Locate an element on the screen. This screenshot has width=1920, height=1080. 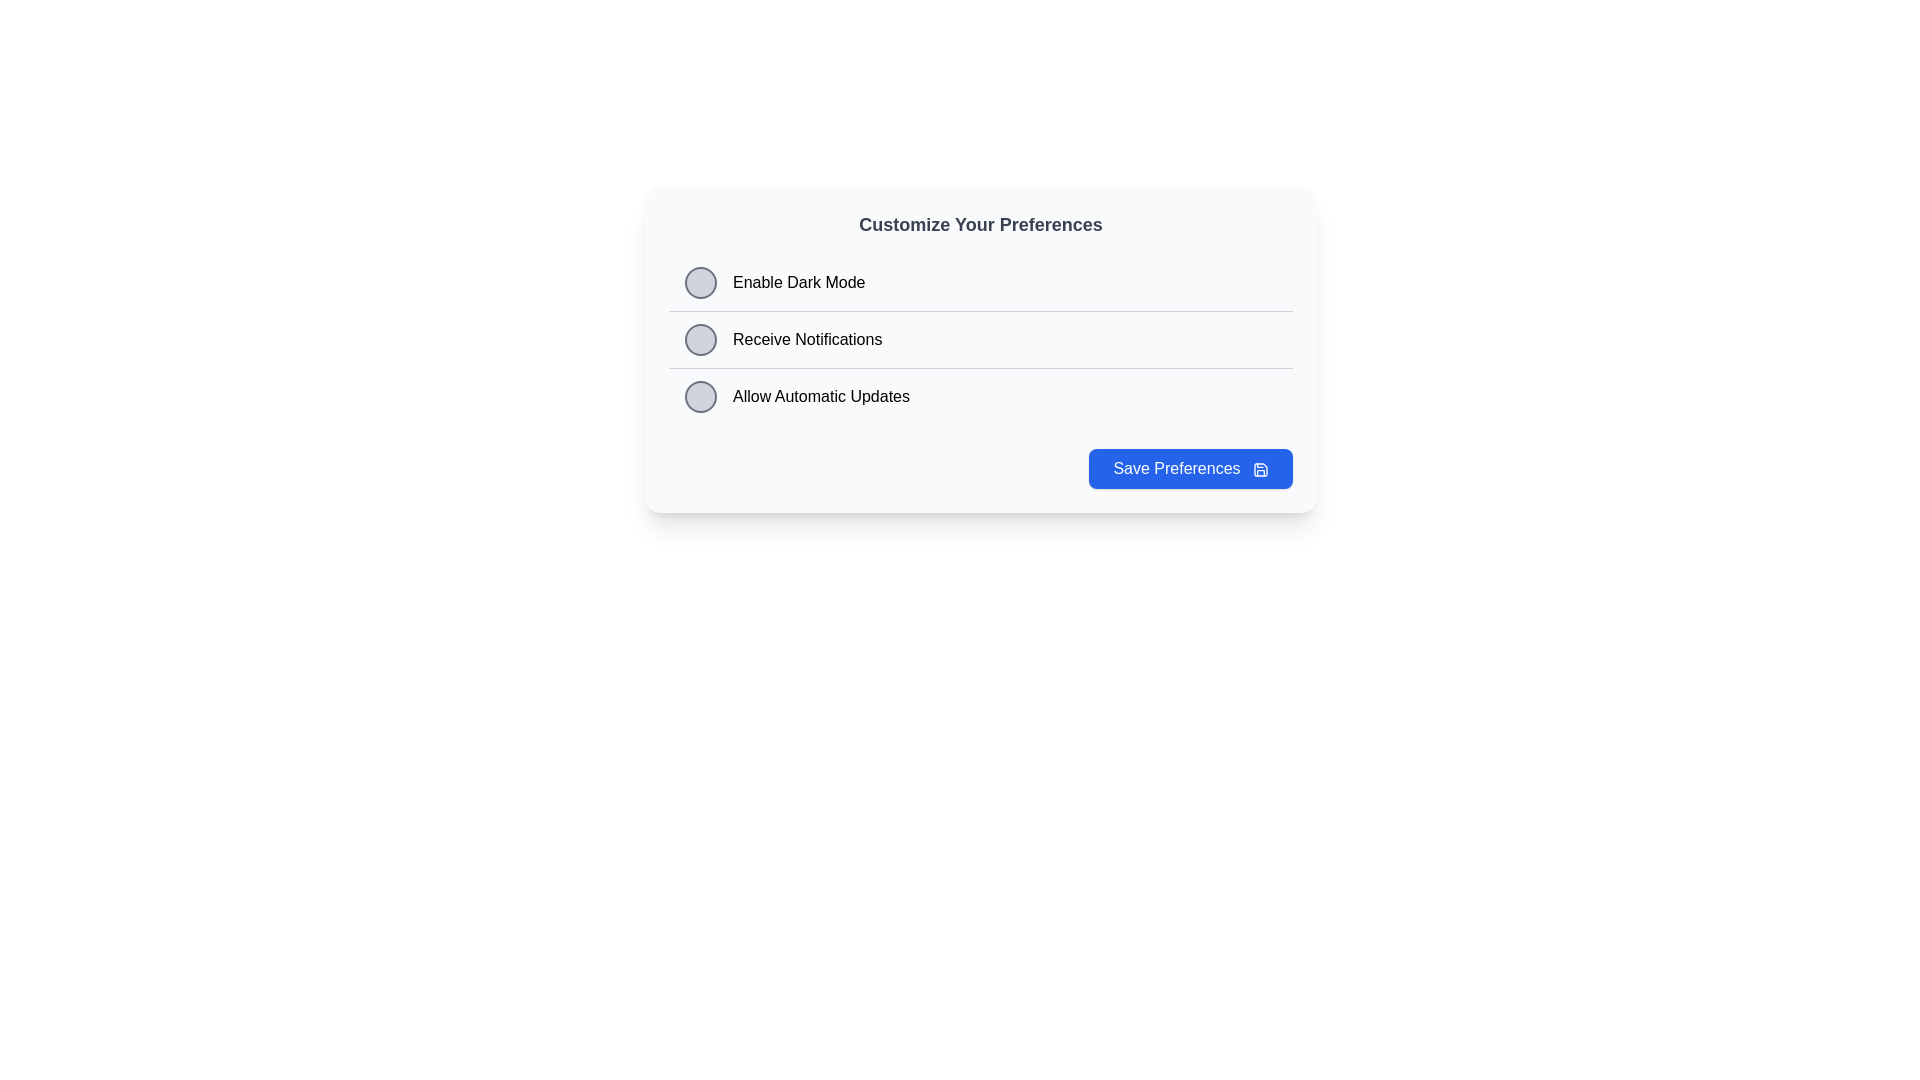
to select the second item in the 'Customize Your Preferences' list is located at coordinates (980, 349).